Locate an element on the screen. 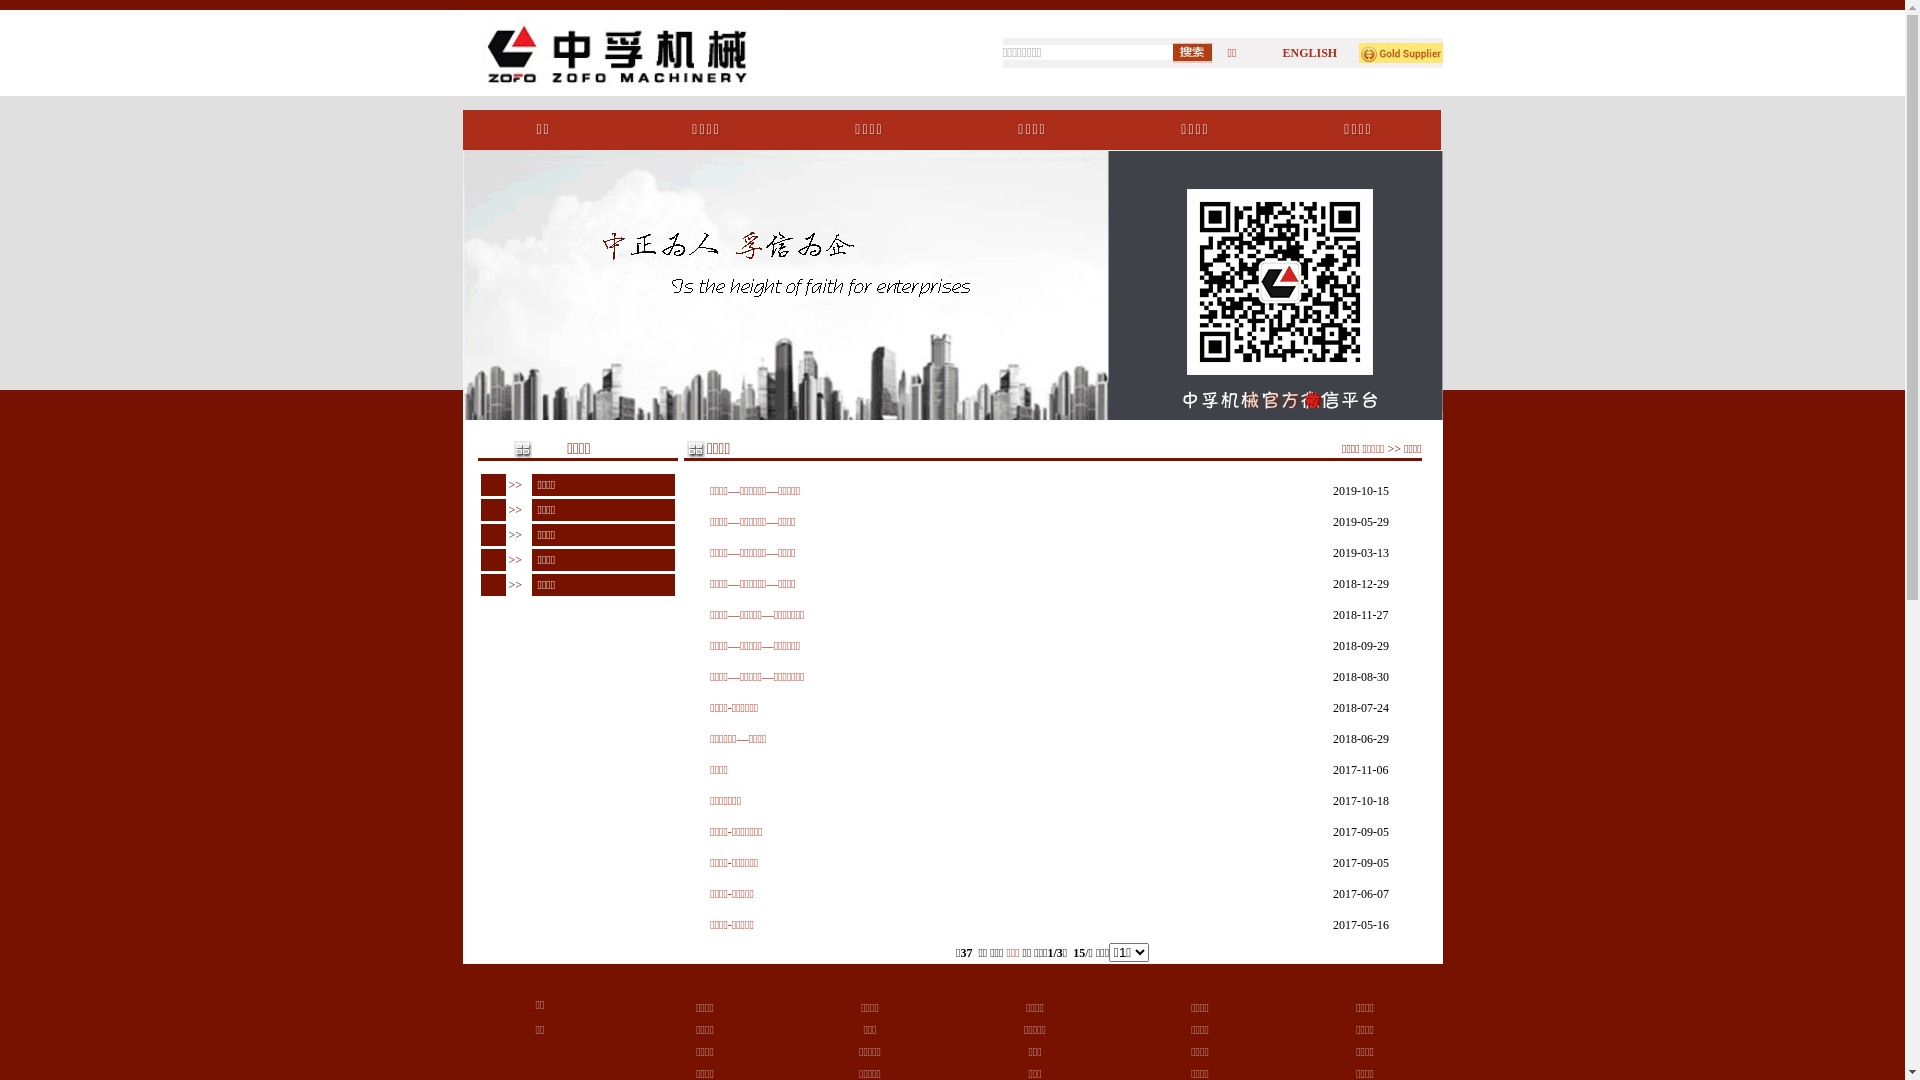 This screenshot has width=1920, height=1080. 'ENGLISH' is located at coordinates (1281, 52).